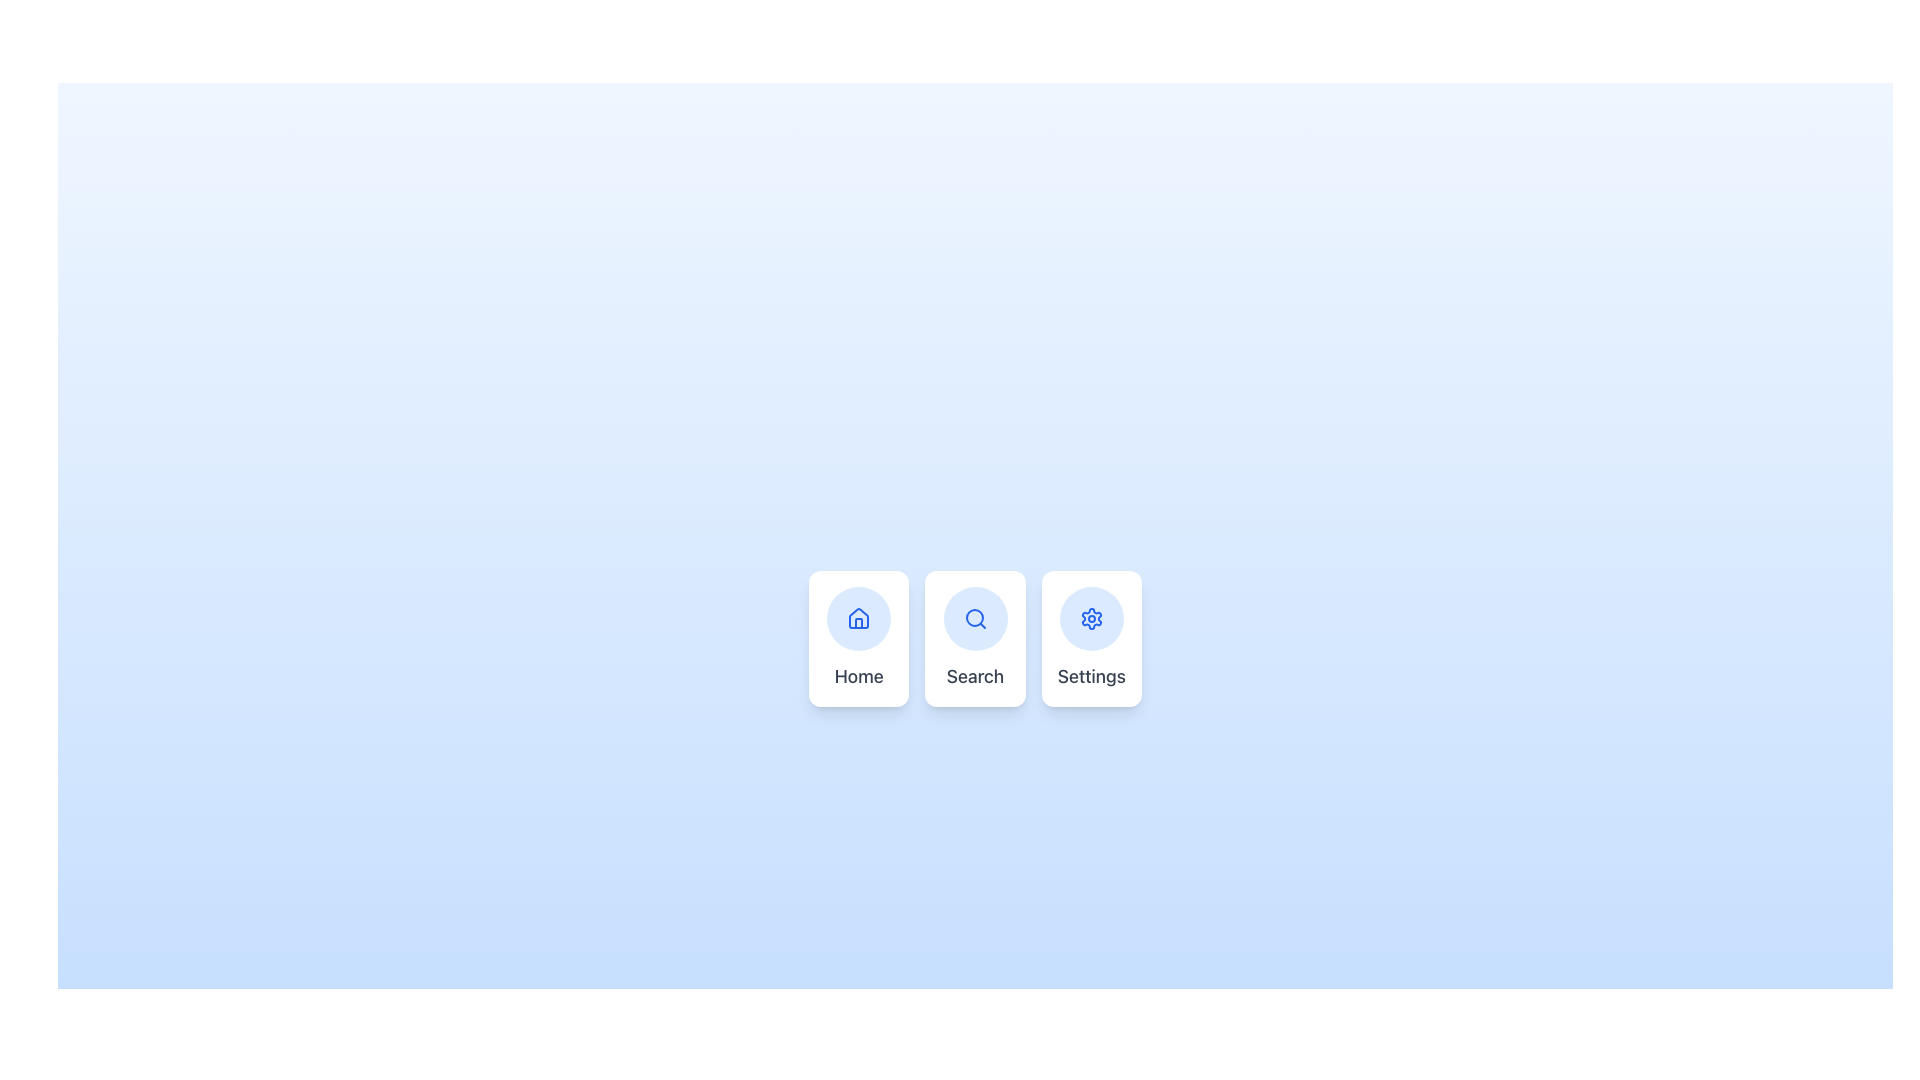 The height and width of the screenshot is (1080, 1920). Describe the element at coordinates (975, 639) in the screenshot. I see `the 'Search' button located in the middle of three buttons, which activates the search functionality` at that location.